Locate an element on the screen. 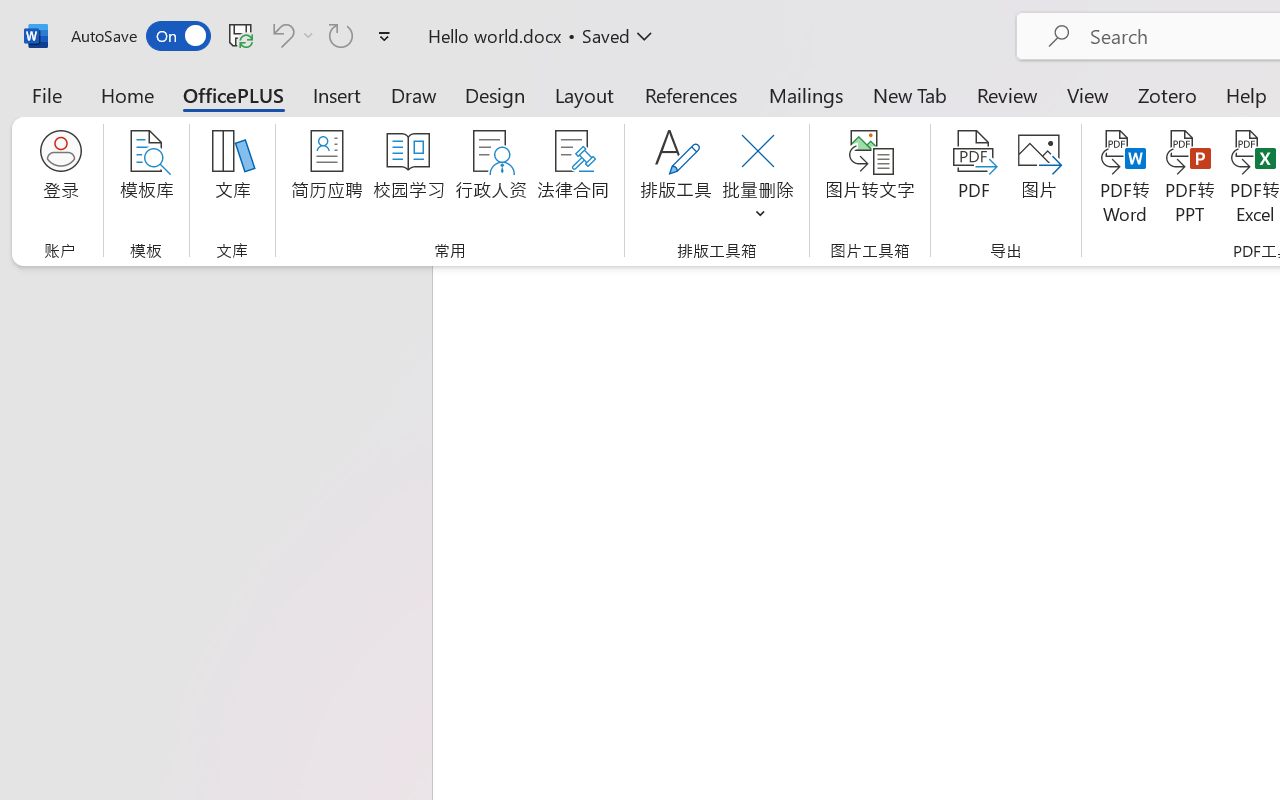  'Draw' is located at coordinates (413, 94).